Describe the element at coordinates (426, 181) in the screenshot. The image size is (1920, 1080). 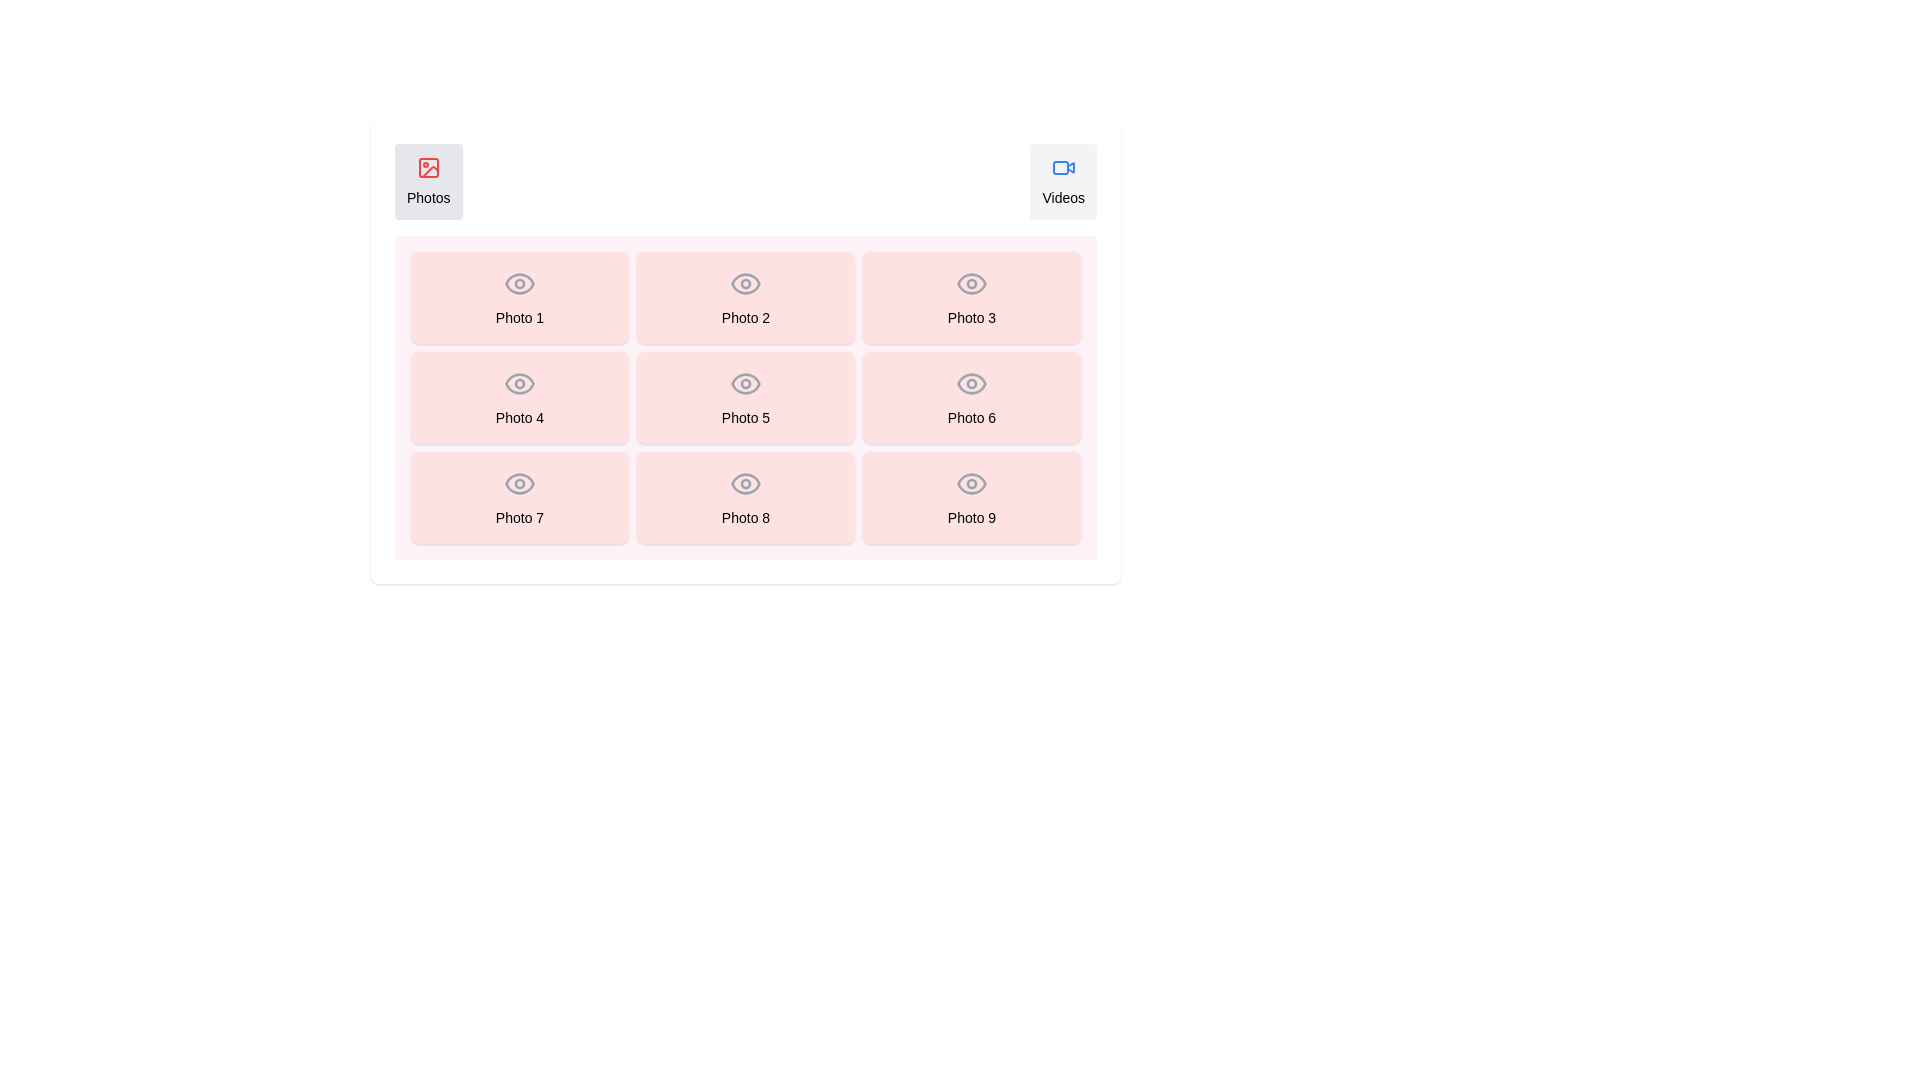
I see `the tab labeled Photos` at that location.